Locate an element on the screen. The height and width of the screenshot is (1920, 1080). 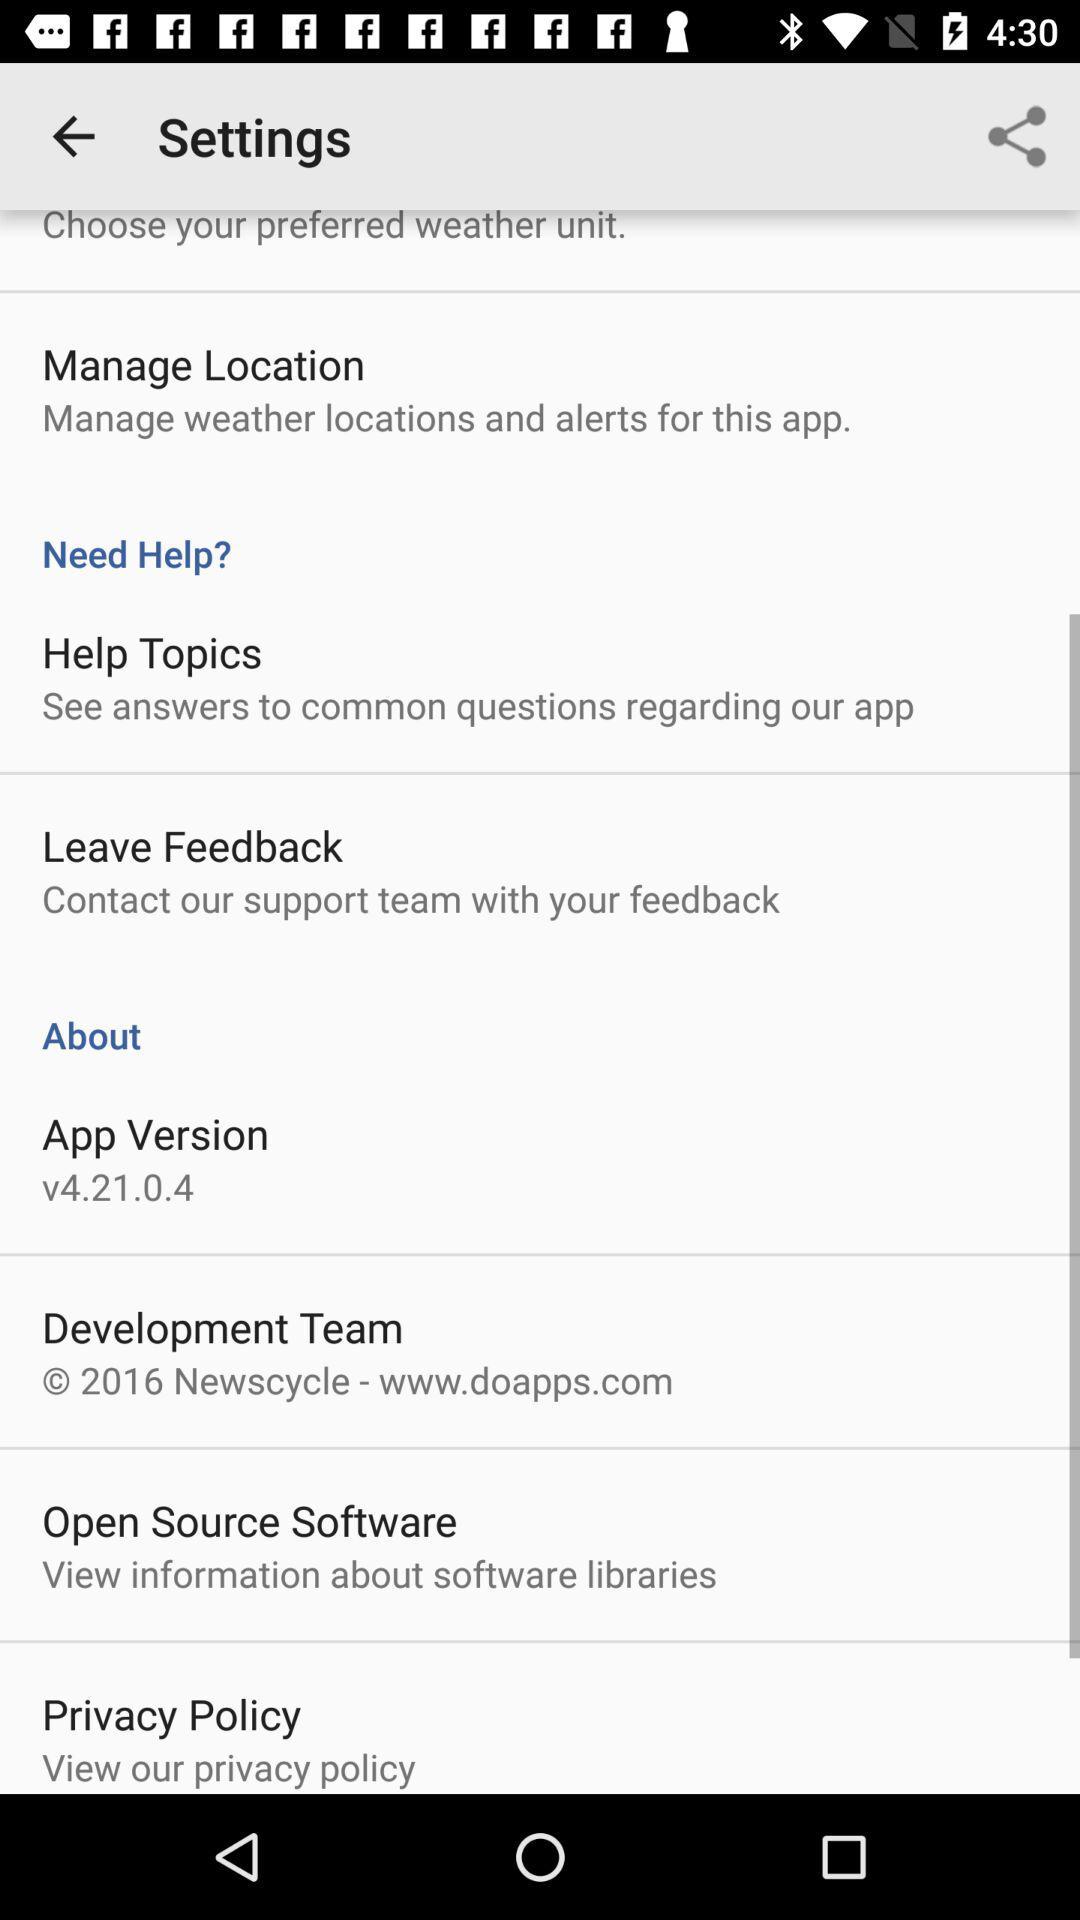
item below the development team is located at coordinates (356, 1379).